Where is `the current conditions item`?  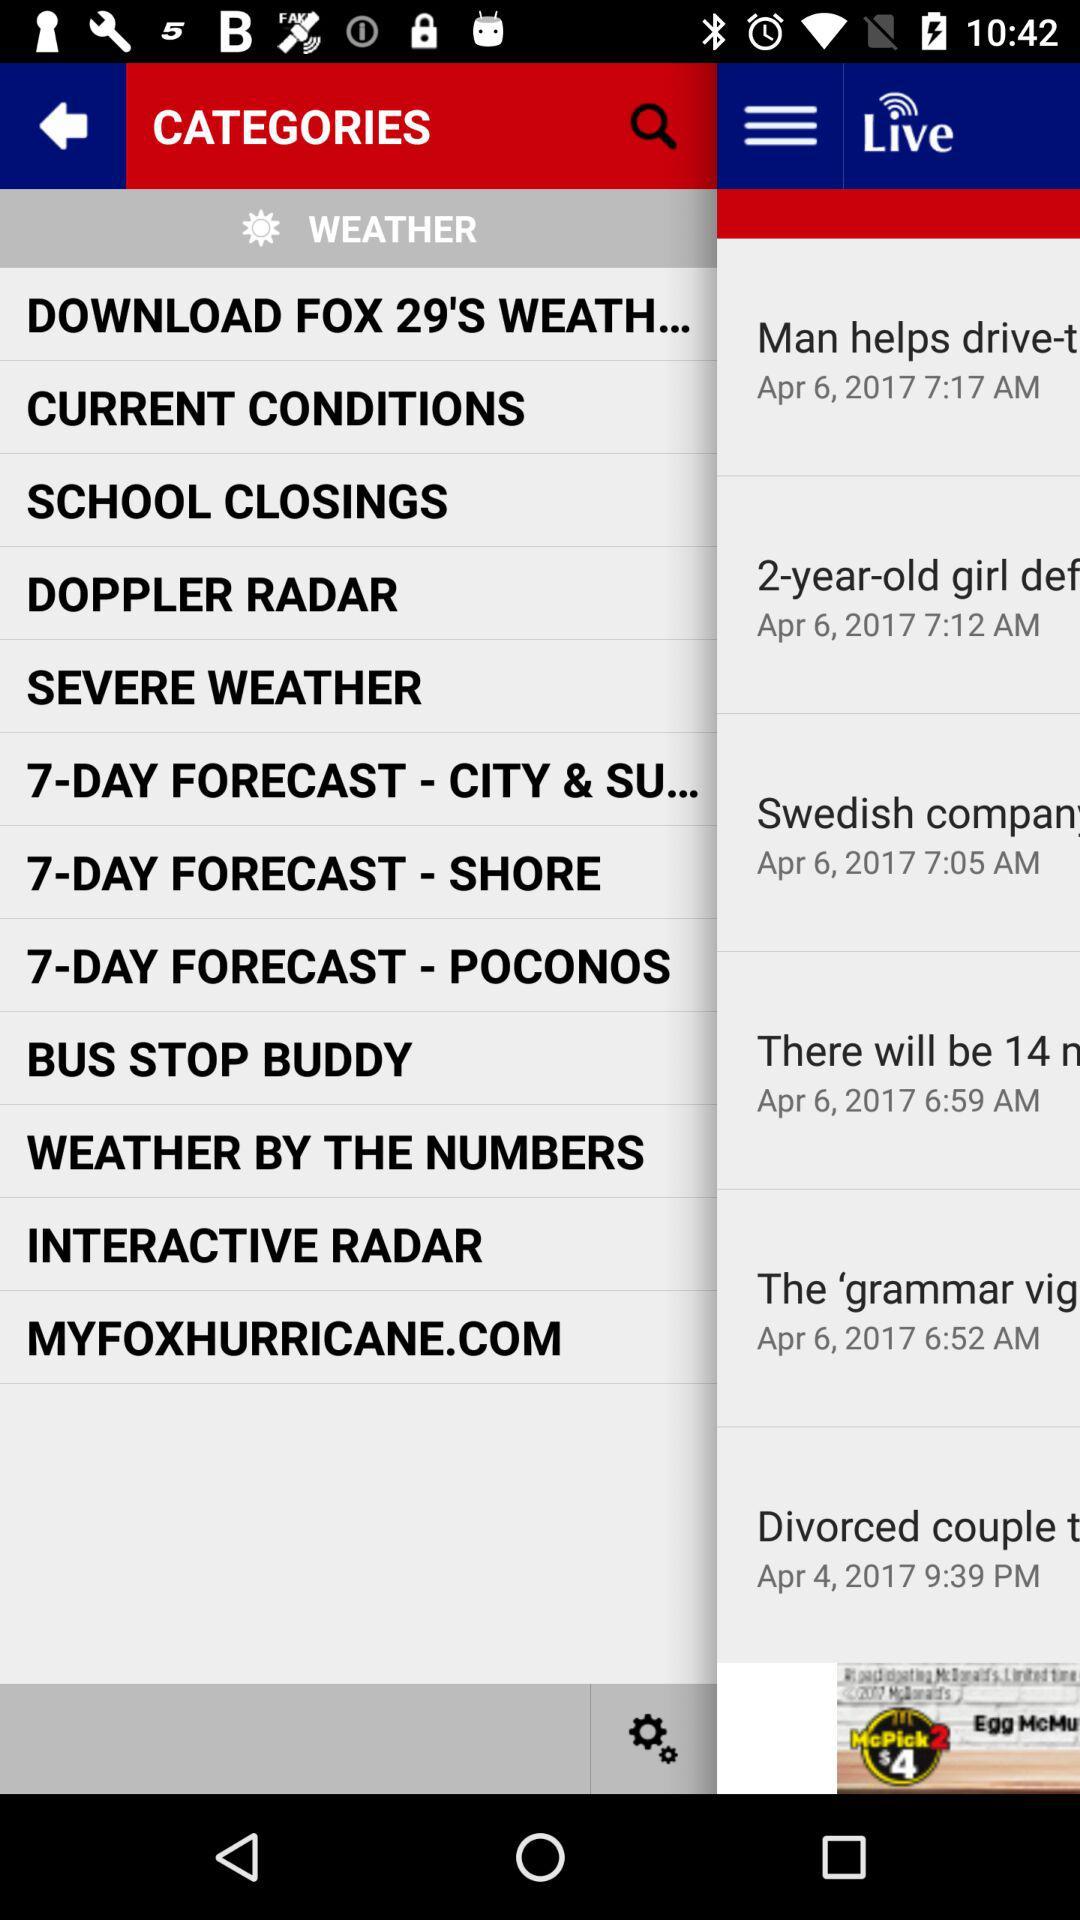 the current conditions item is located at coordinates (276, 405).